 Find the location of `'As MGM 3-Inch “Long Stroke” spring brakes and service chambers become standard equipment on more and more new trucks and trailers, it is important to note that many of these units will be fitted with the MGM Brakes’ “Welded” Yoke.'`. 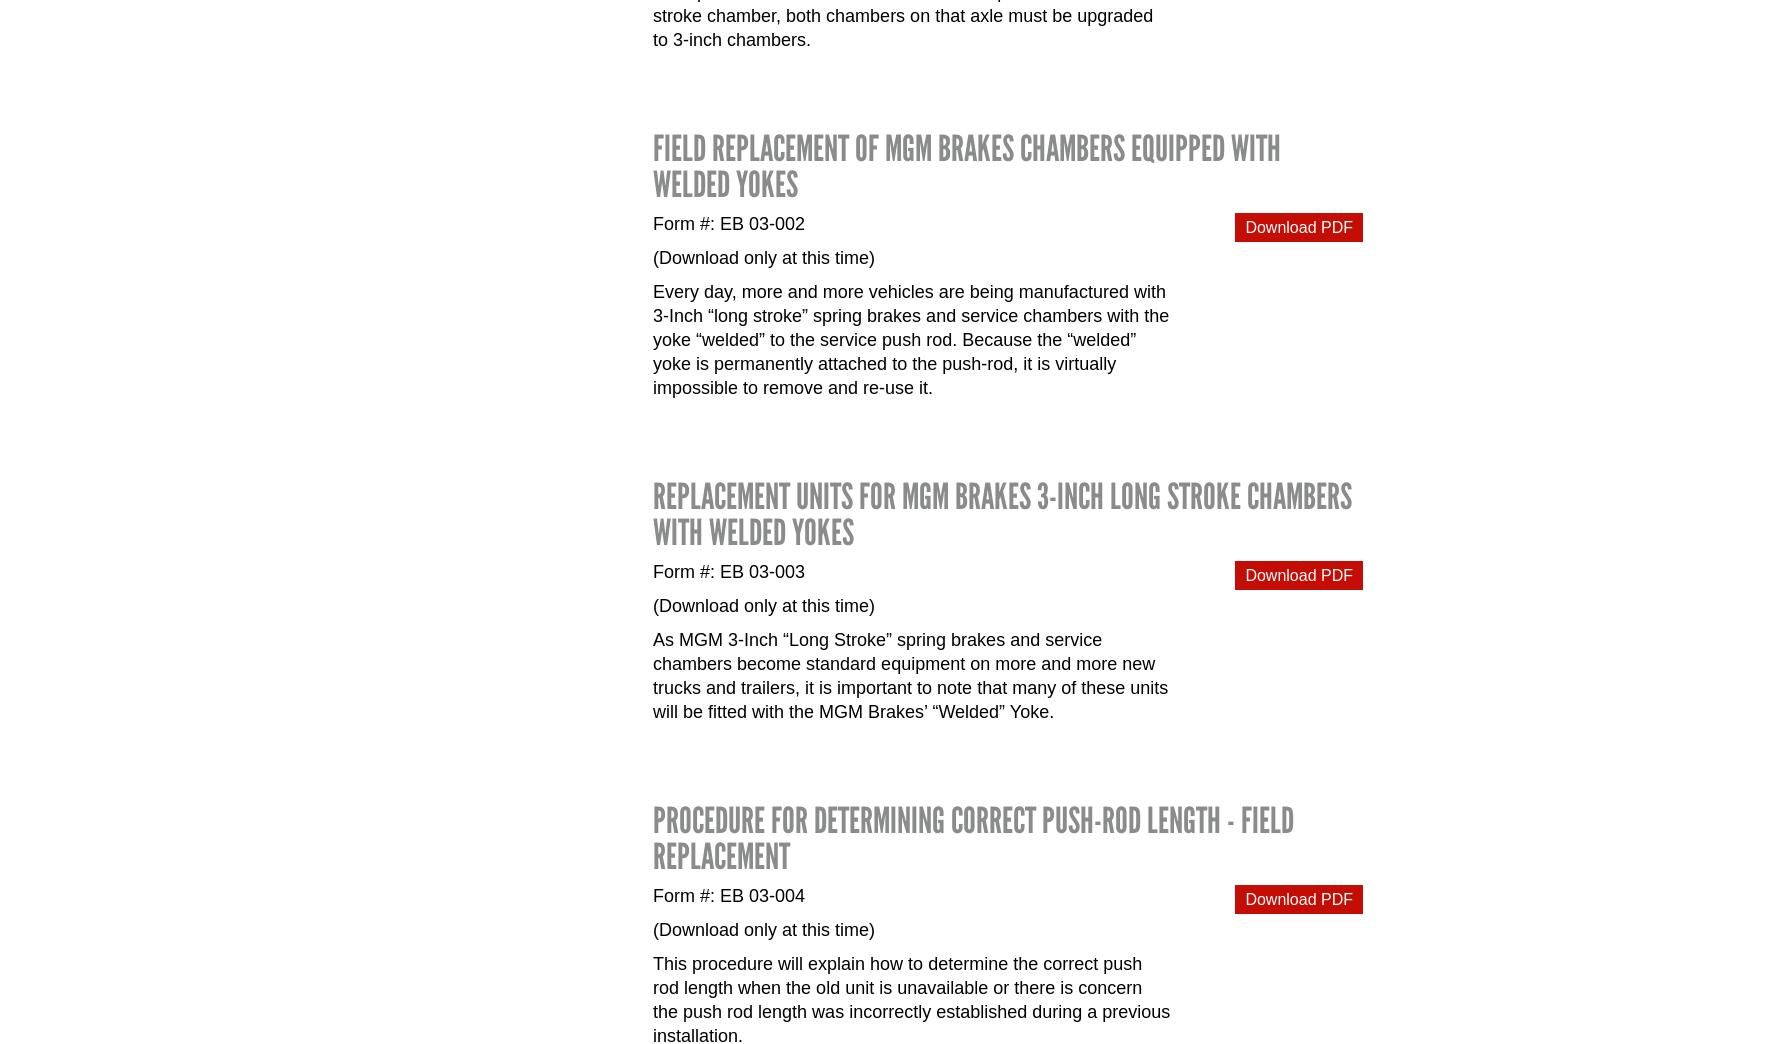

'As MGM 3-Inch “Long Stroke” spring brakes and service chambers become standard equipment on more and more new trucks and trailers, it is important to note that many of these units will be fitted with the MGM Brakes’ “Welded” Yoke.' is located at coordinates (652, 674).